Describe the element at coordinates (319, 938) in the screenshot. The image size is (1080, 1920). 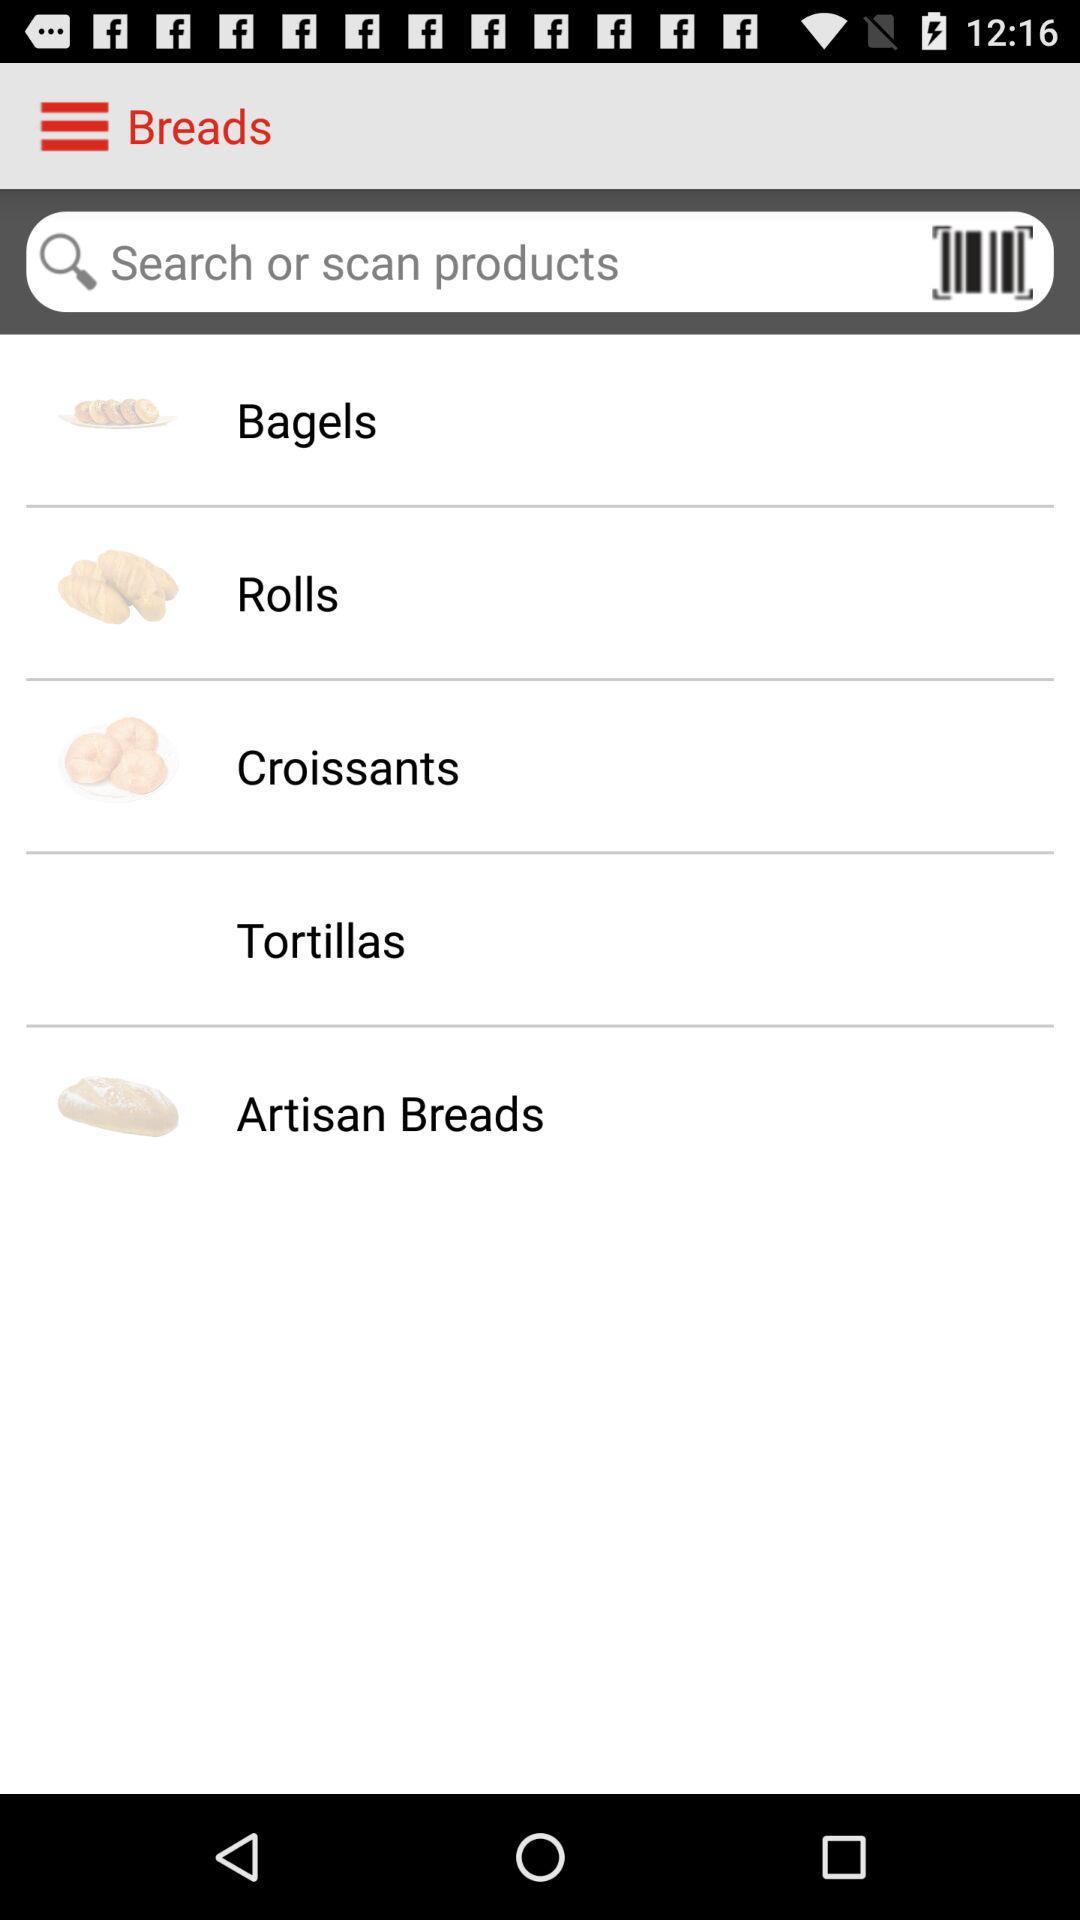
I see `the item above the artisan breads app` at that location.